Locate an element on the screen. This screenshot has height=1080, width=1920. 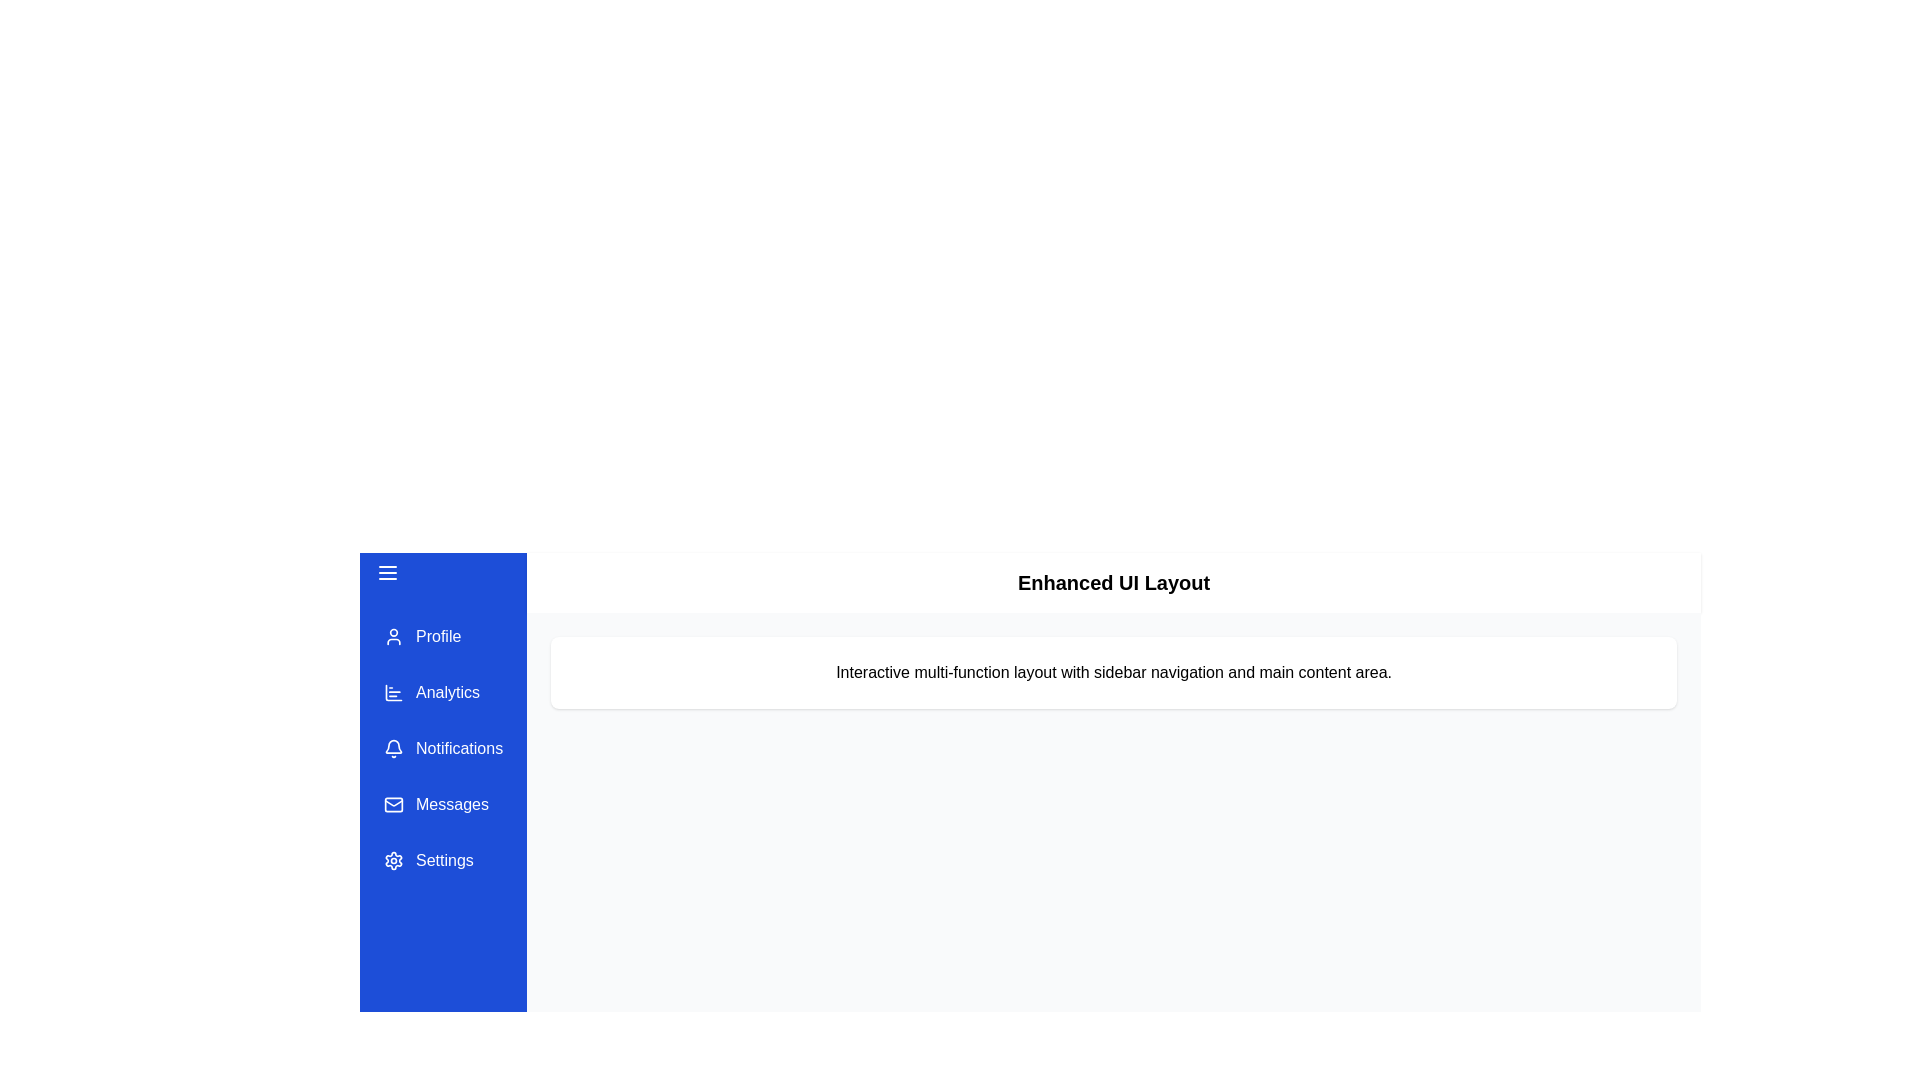
the sidebar menu item labeled 'Analytics' which has a blue background and white text is located at coordinates (431, 692).